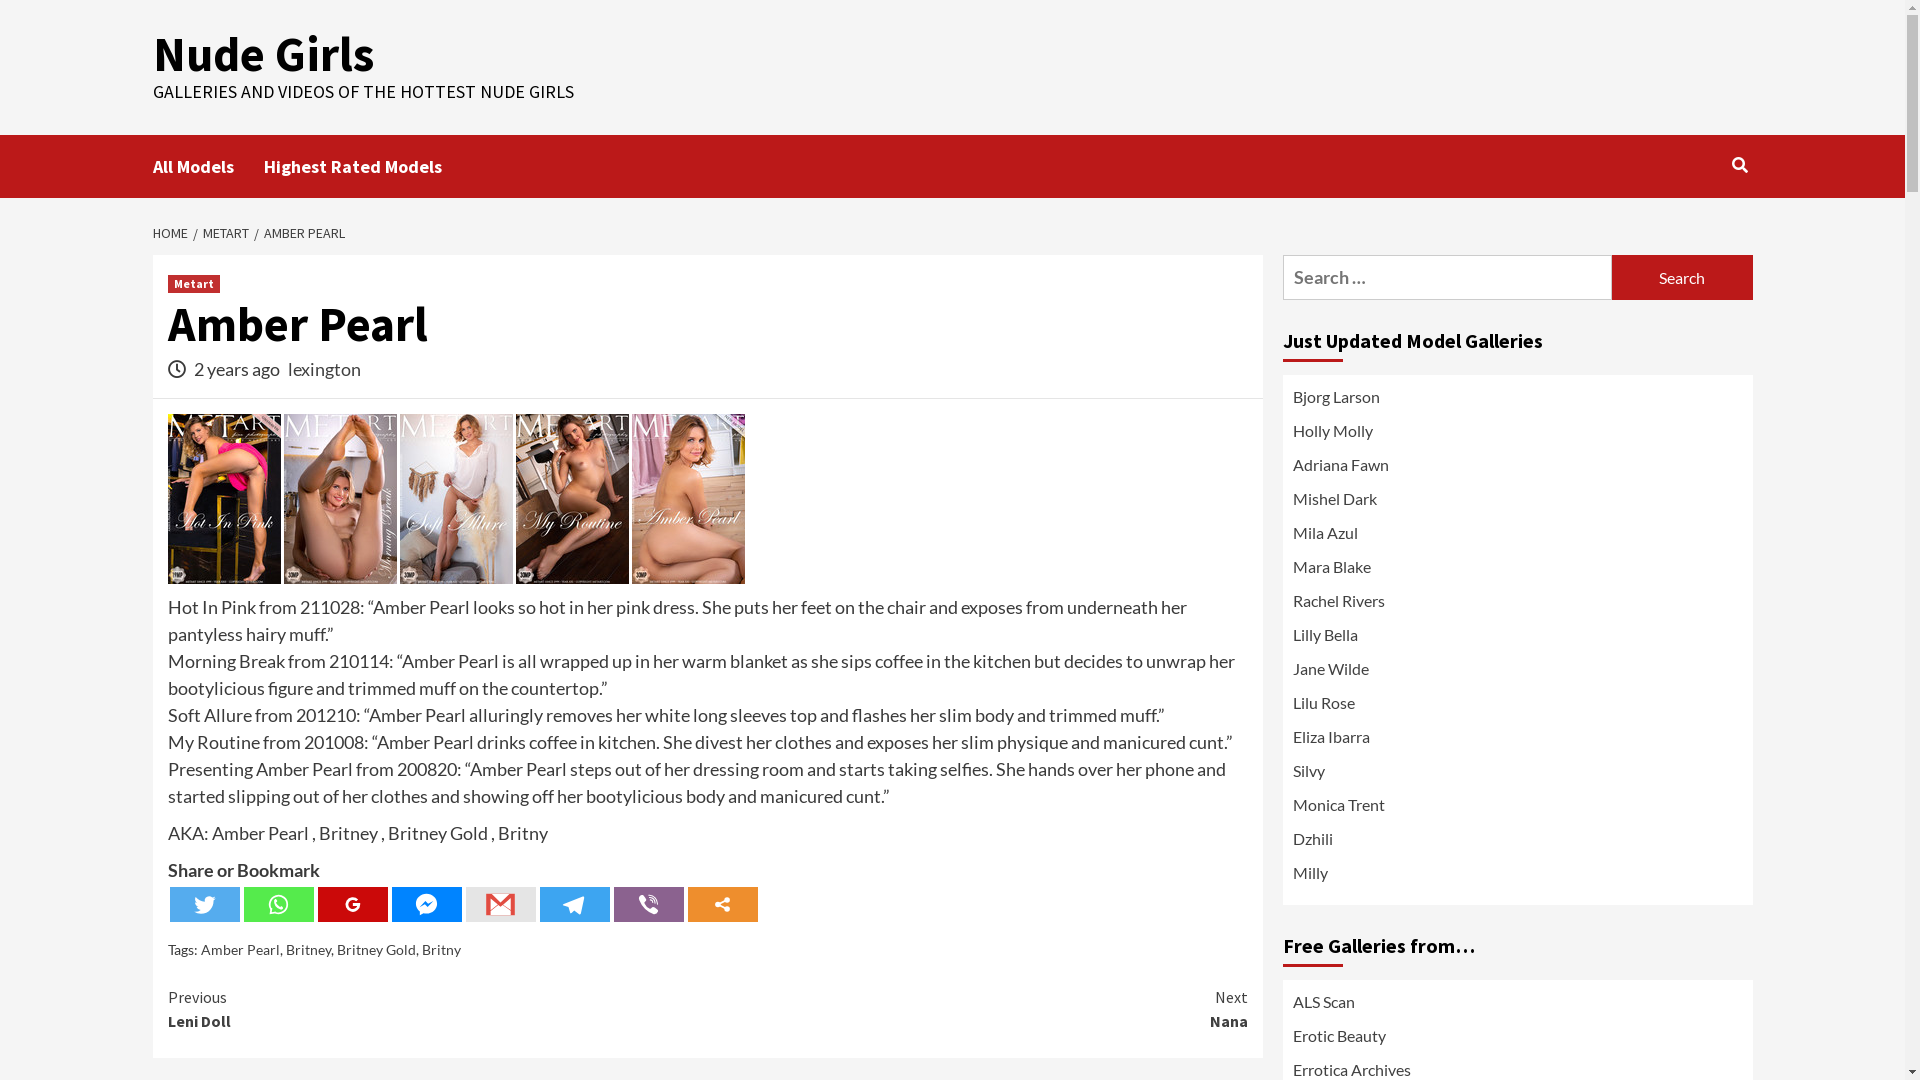  I want to click on 'Twitter', so click(205, 904).